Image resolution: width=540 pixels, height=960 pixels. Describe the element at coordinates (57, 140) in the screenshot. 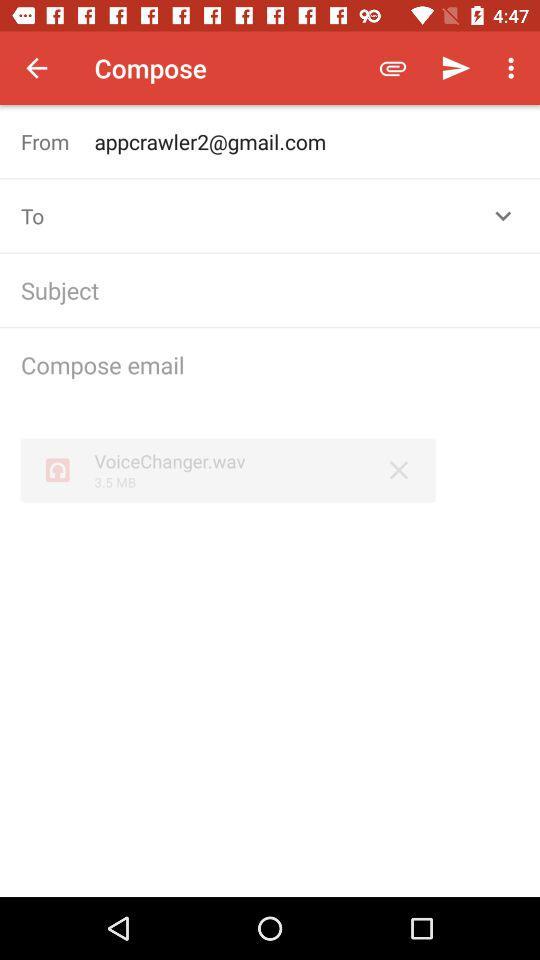

I see `the from icon` at that location.